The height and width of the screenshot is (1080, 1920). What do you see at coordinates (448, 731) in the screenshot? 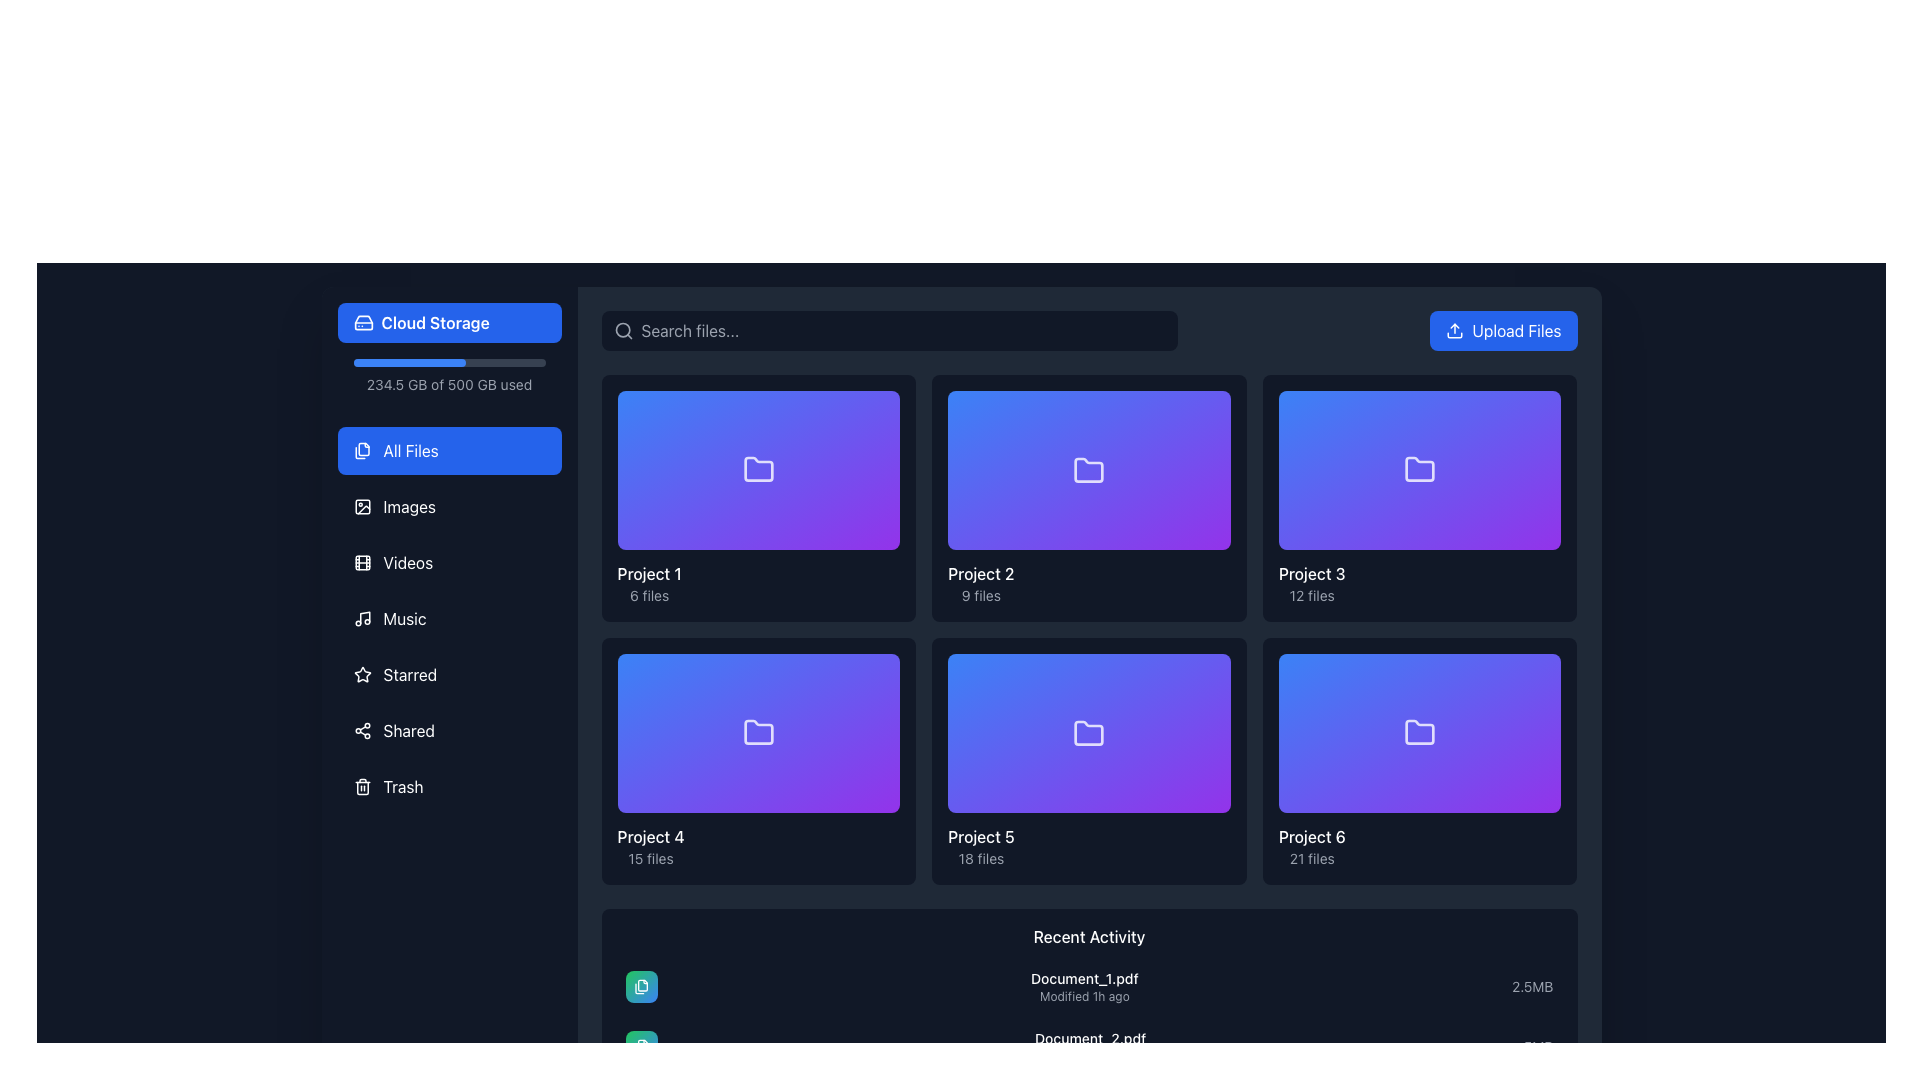
I see `the seventh button in the vertical list of the sidebar panel` at bounding box center [448, 731].